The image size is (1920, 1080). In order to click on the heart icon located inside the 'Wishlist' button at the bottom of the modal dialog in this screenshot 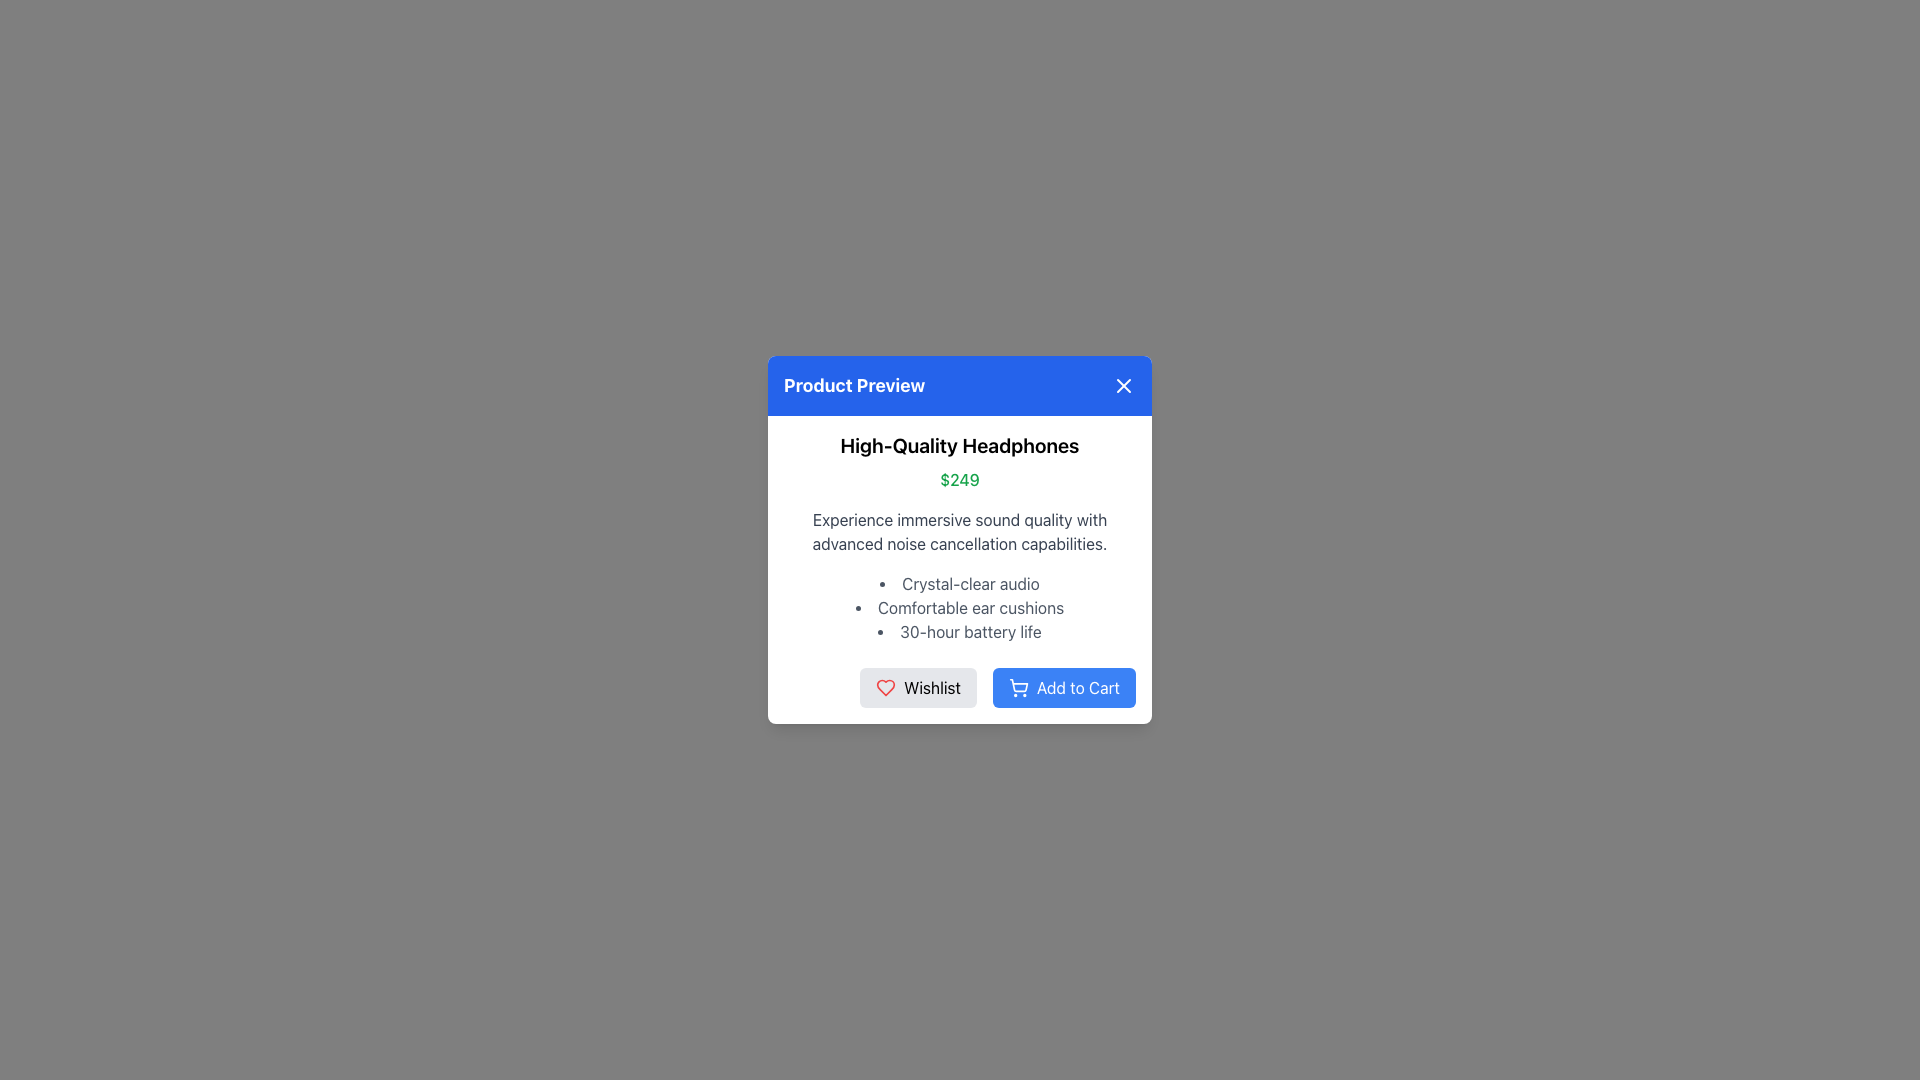, I will do `click(885, 686)`.